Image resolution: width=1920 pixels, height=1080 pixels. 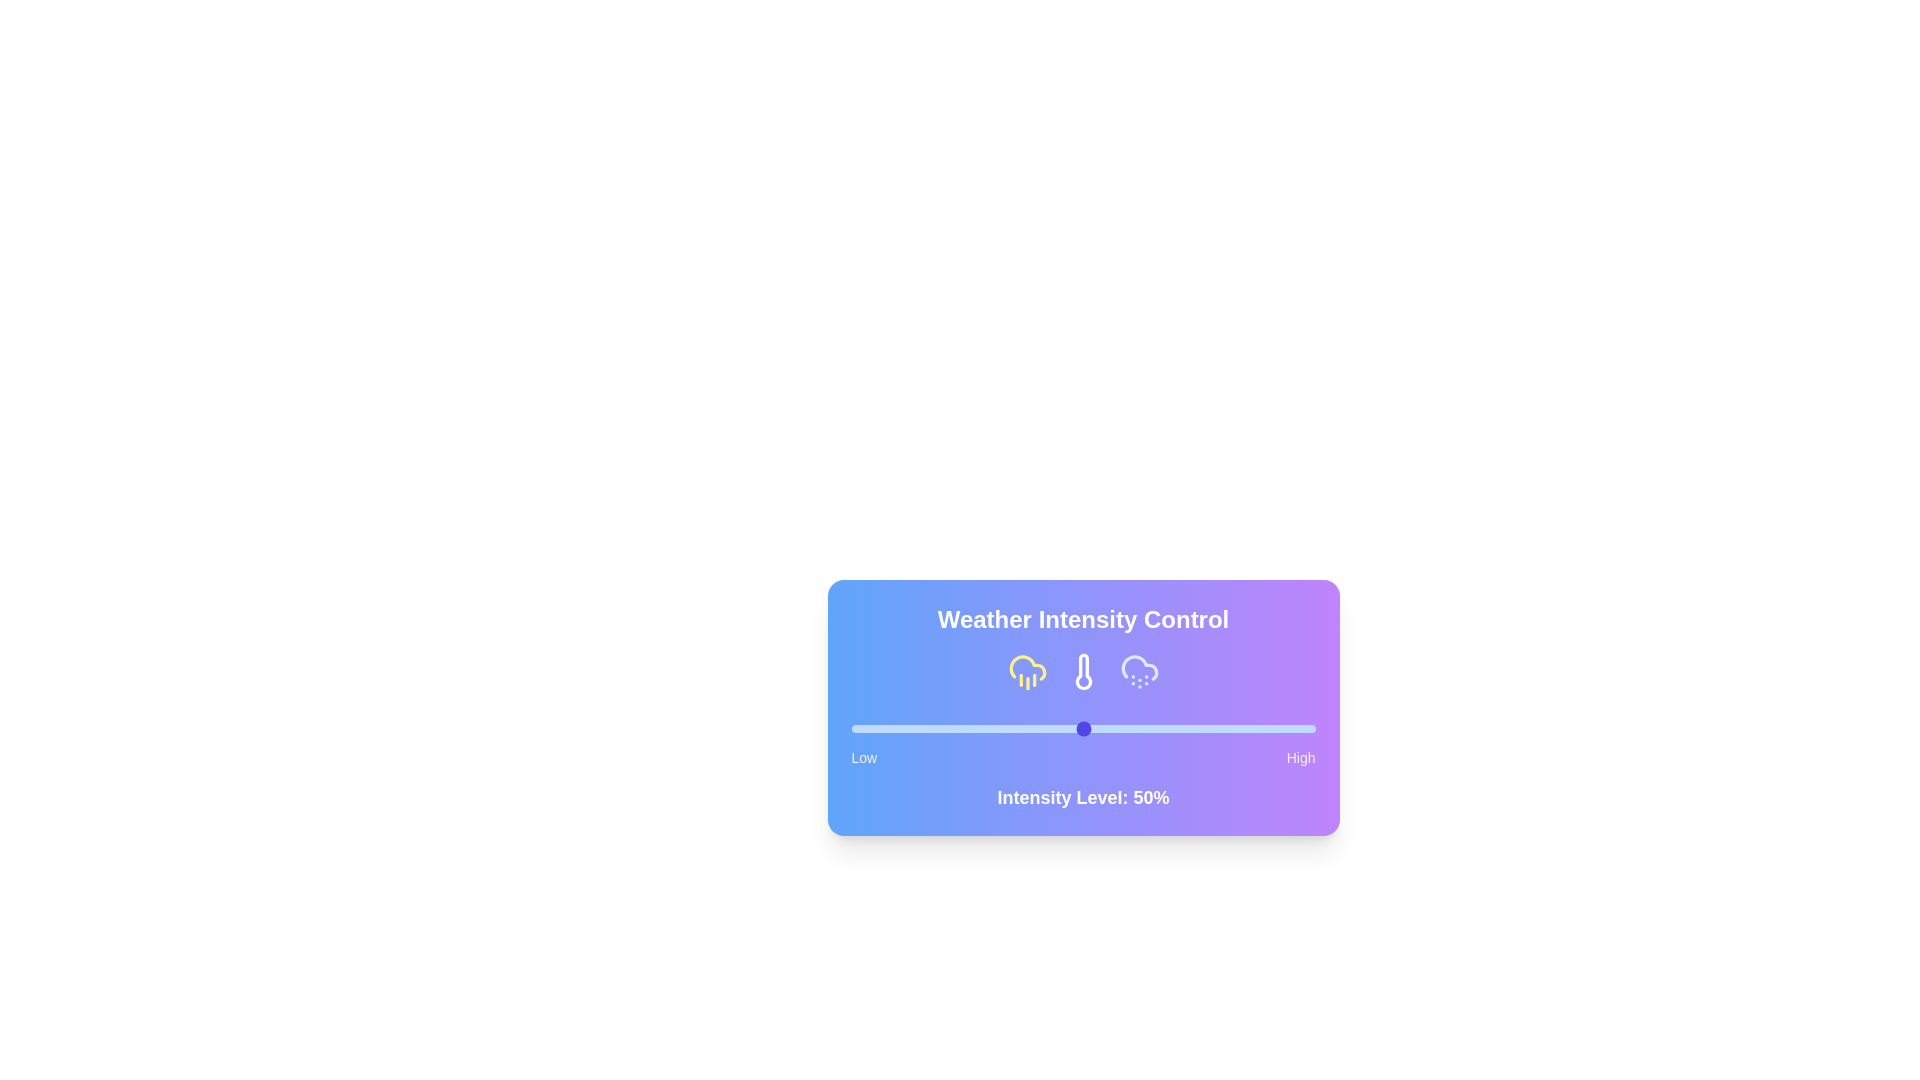 What do you see at coordinates (1139, 671) in the screenshot?
I see `the weather condition icon for snow` at bounding box center [1139, 671].